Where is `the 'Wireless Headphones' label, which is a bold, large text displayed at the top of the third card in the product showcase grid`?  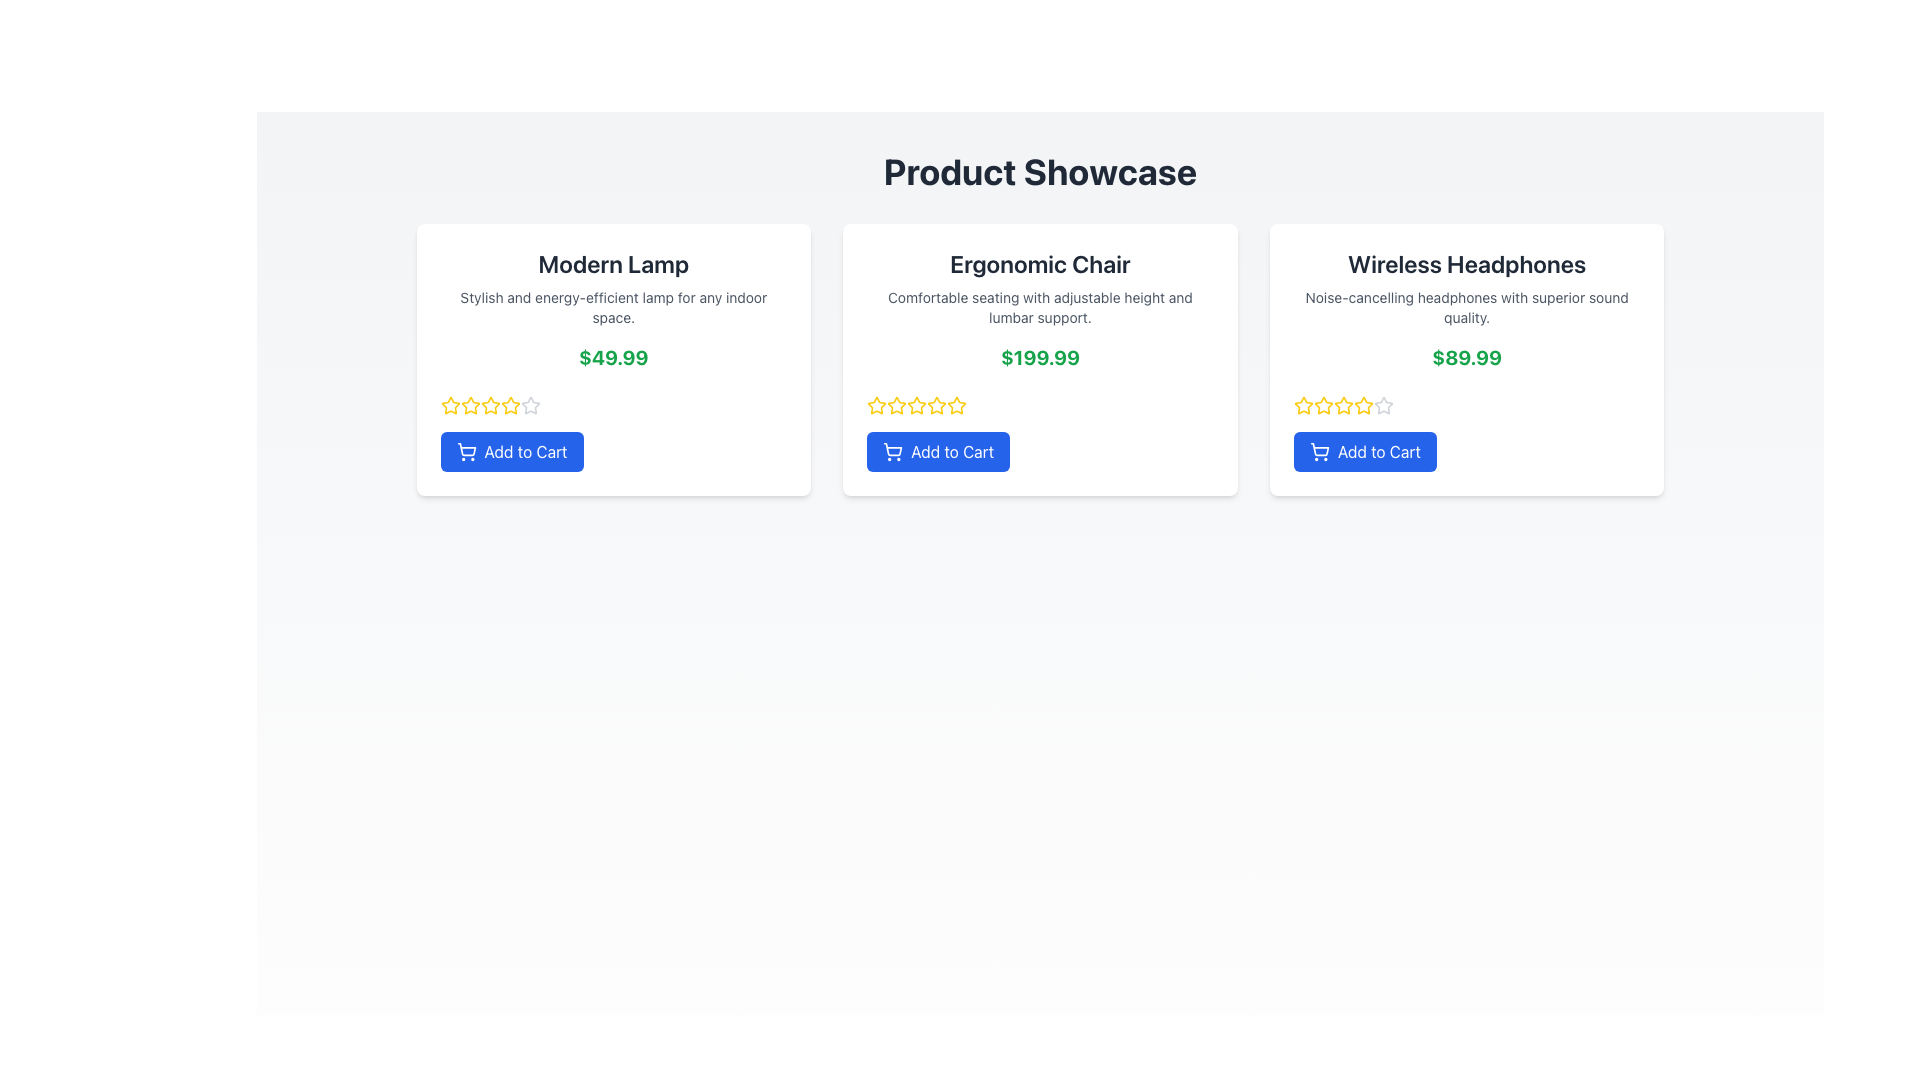
the 'Wireless Headphones' label, which is a bold, large text displayed at the top of the third card in the product showcase grid is located at coordinates (1467, 262).